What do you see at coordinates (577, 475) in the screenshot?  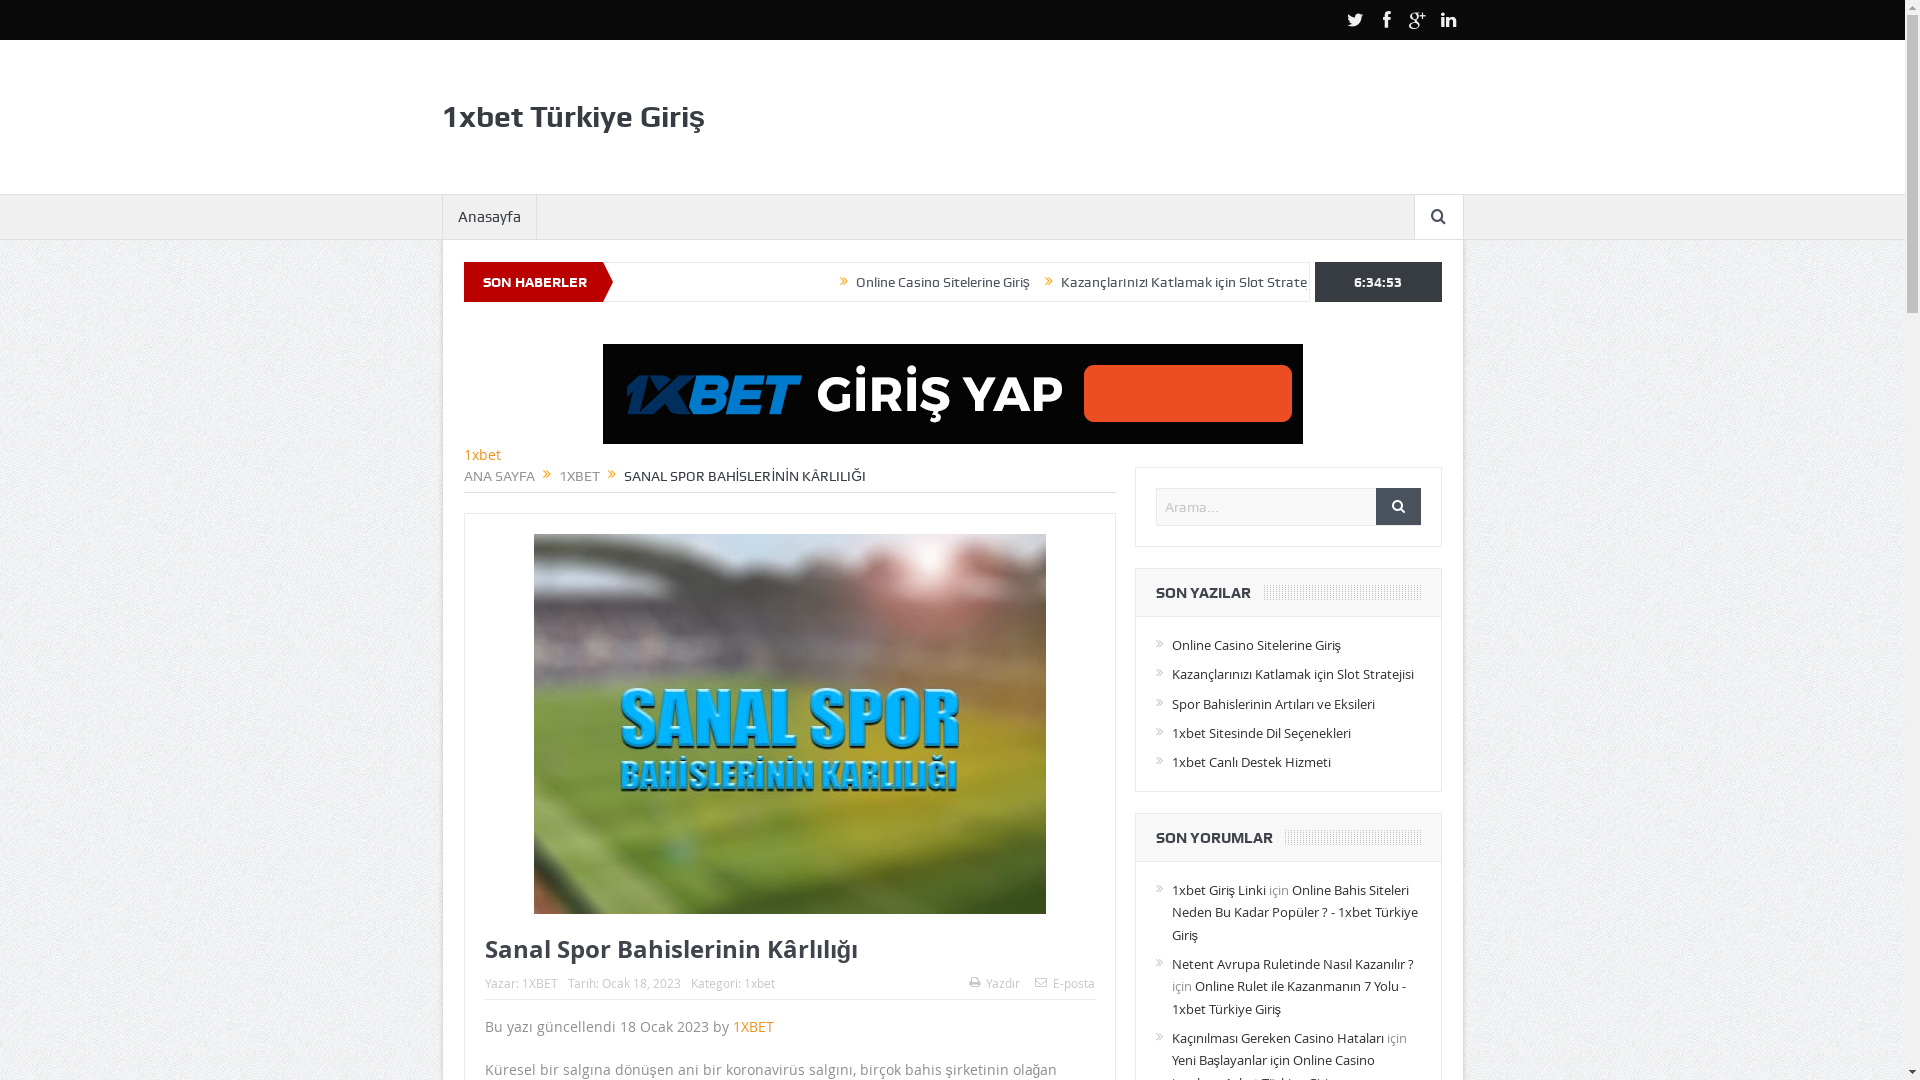 I see `'1XBET'` at bounding box center [577, 475].